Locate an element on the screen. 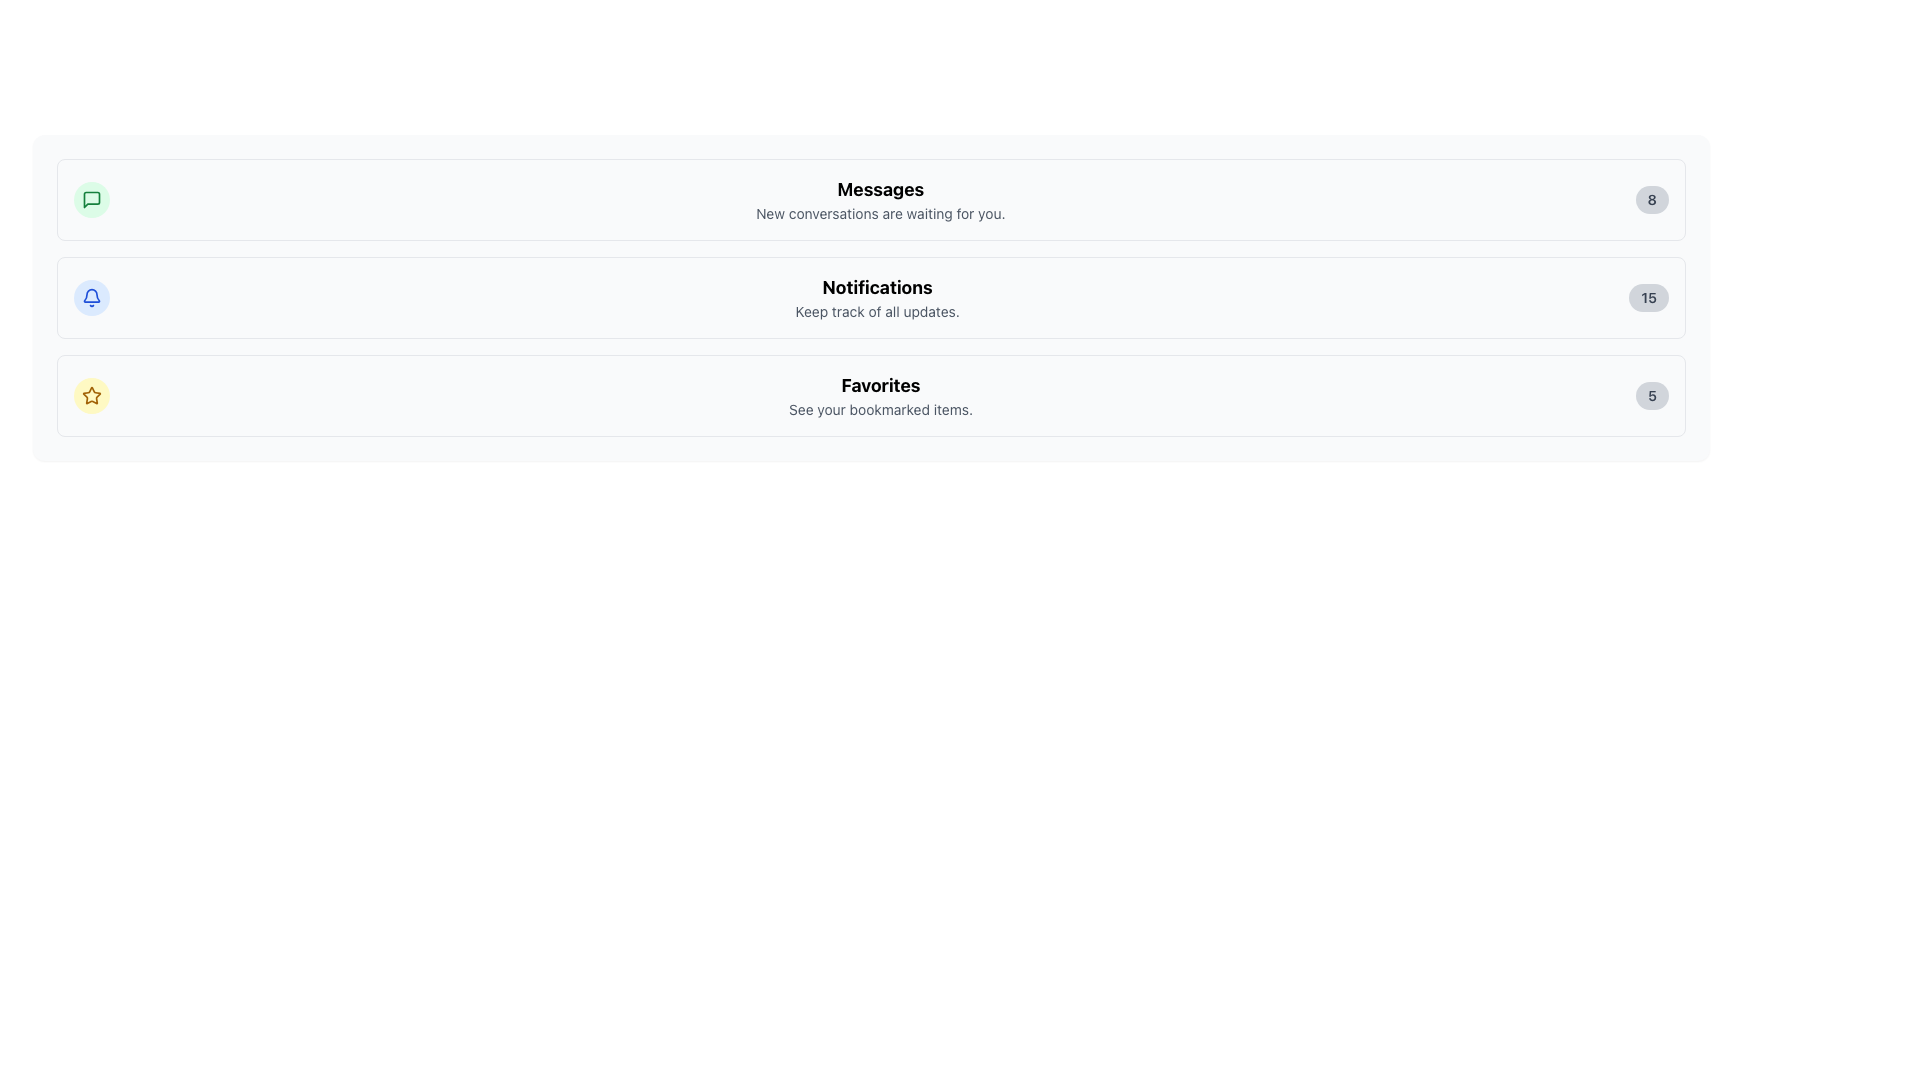 The height and width of the screenshot is (1080, 1920). the 'Favorites' text label is located at coordinates (880, 385).